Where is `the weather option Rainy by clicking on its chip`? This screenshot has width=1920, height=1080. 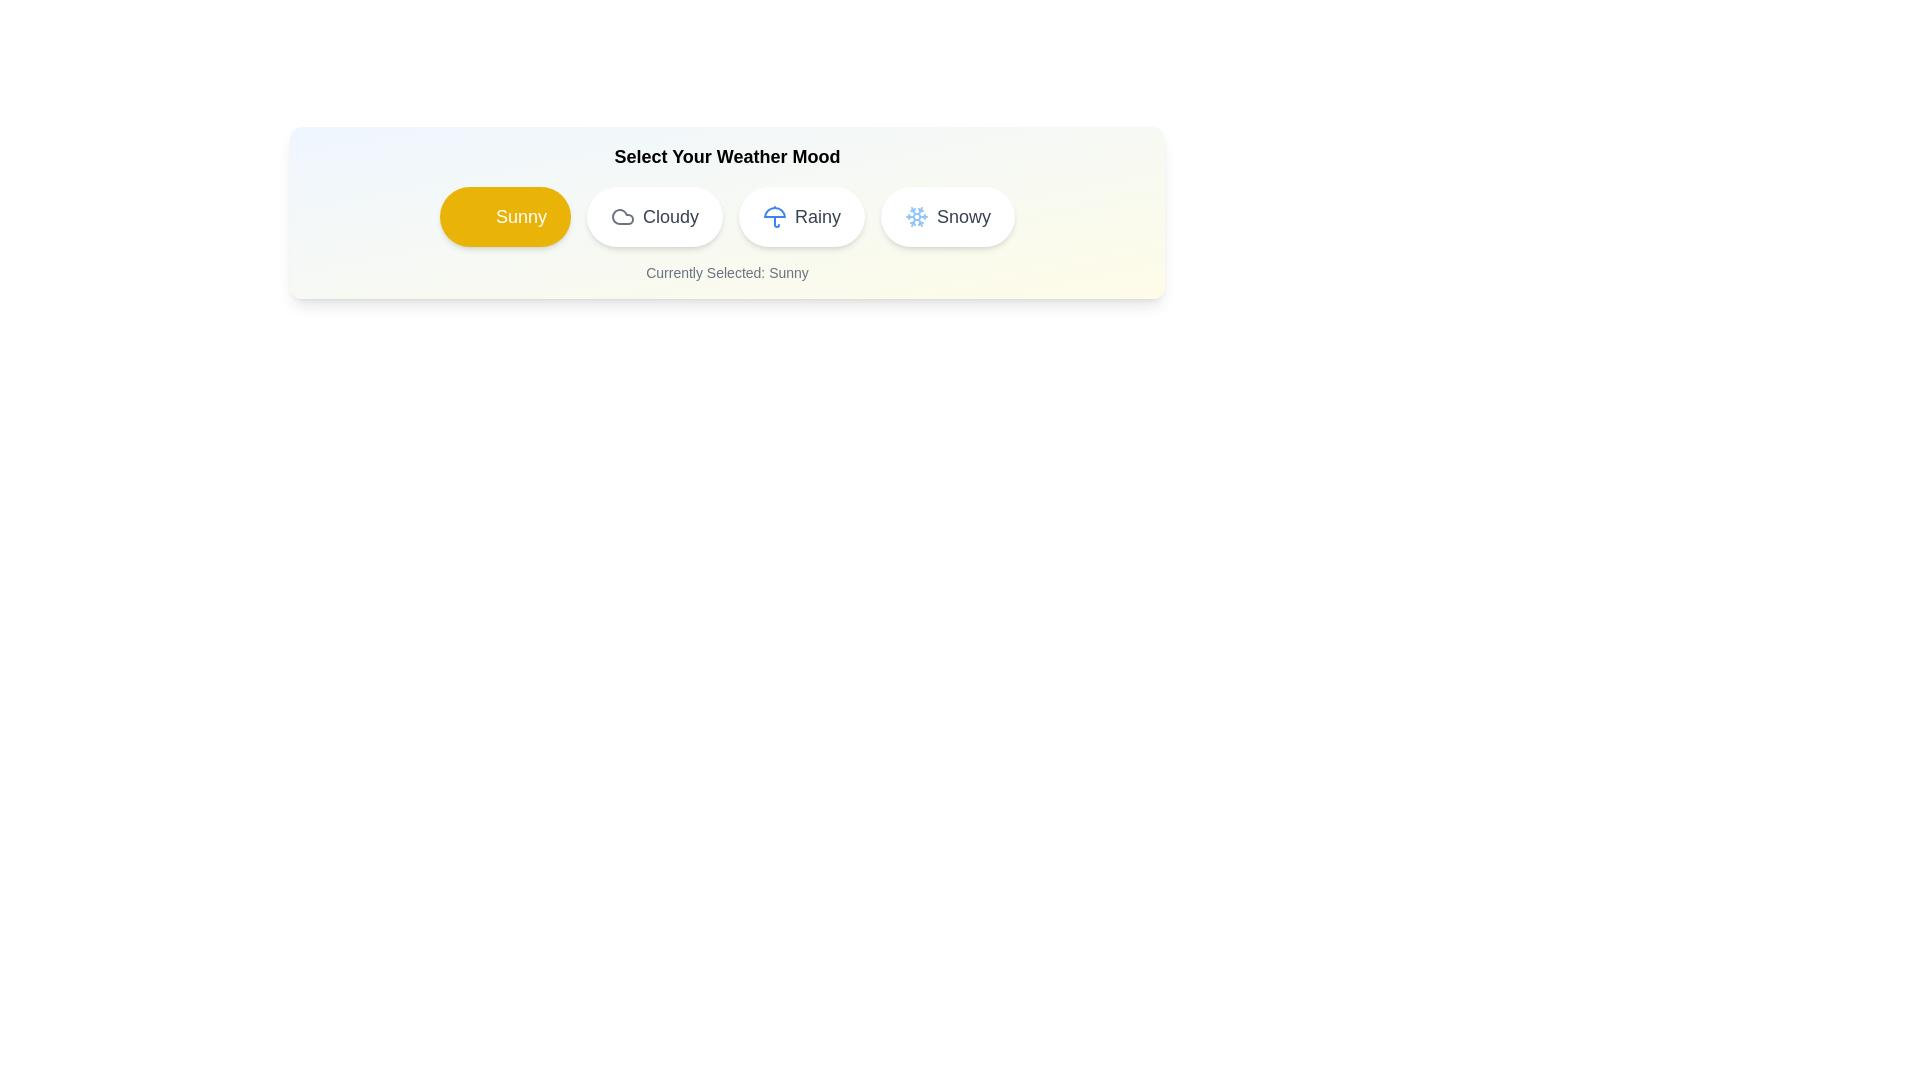
the weather option Rainy by clicking on its chip is located at coordinates (801, 216).